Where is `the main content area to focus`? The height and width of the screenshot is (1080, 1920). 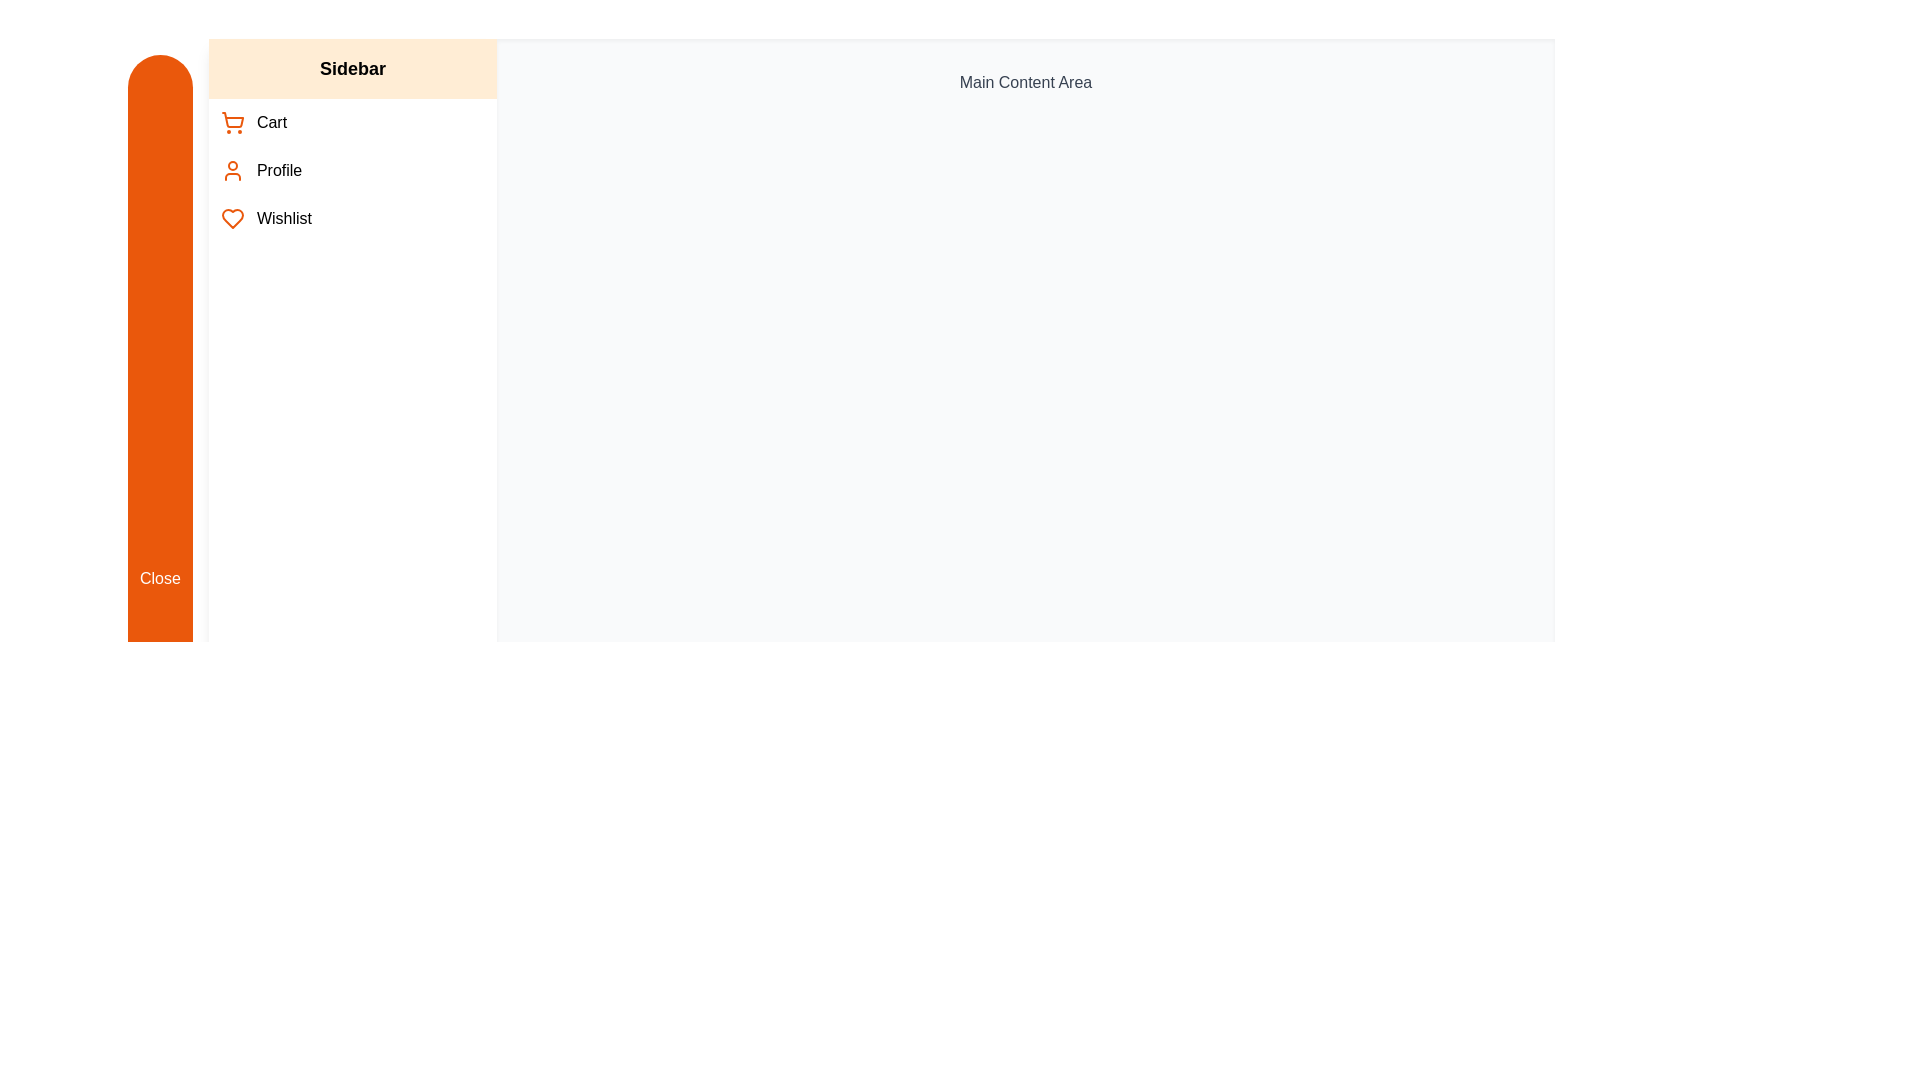 the main content area to focus is located at coordinates (1025, 578).